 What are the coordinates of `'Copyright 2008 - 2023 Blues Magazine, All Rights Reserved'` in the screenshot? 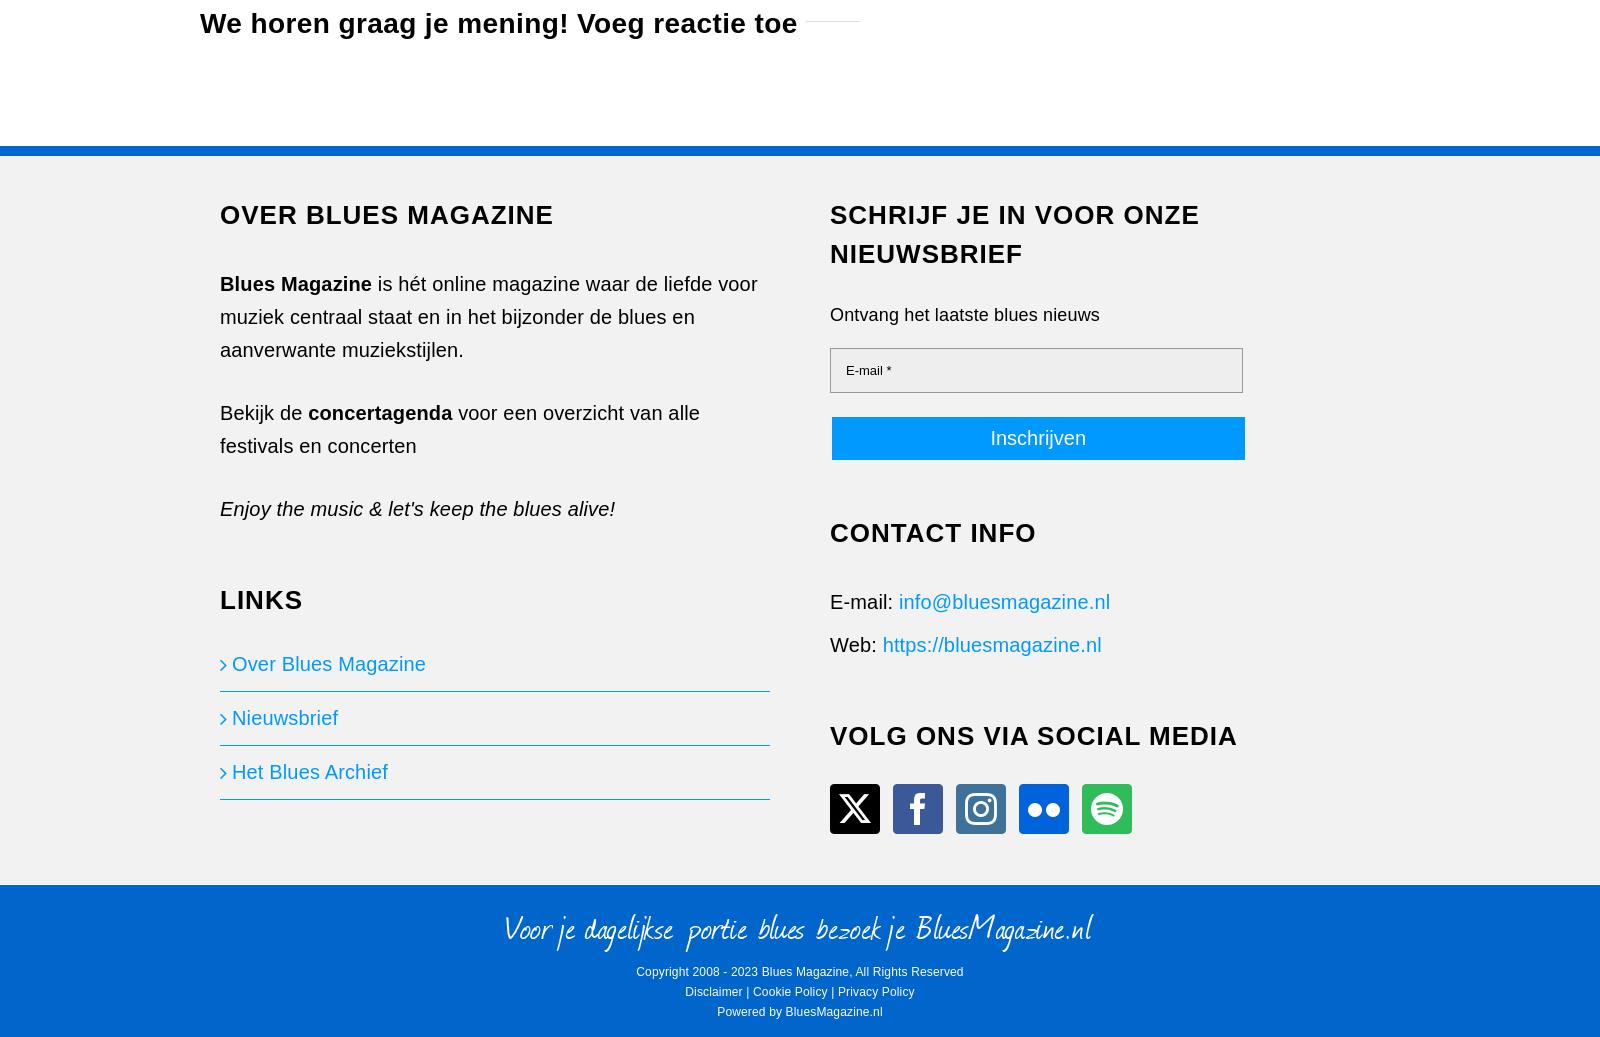 It's located at (799, 971).